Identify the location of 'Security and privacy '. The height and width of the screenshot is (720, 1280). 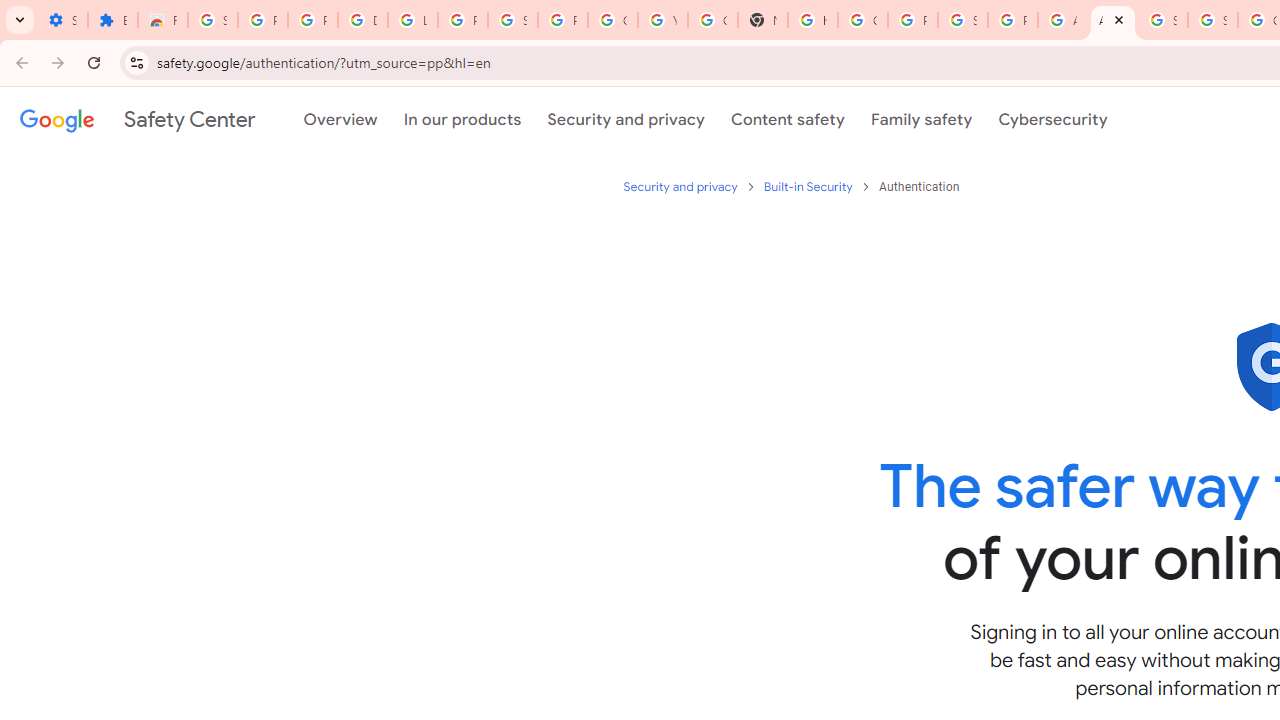
(682, 186).